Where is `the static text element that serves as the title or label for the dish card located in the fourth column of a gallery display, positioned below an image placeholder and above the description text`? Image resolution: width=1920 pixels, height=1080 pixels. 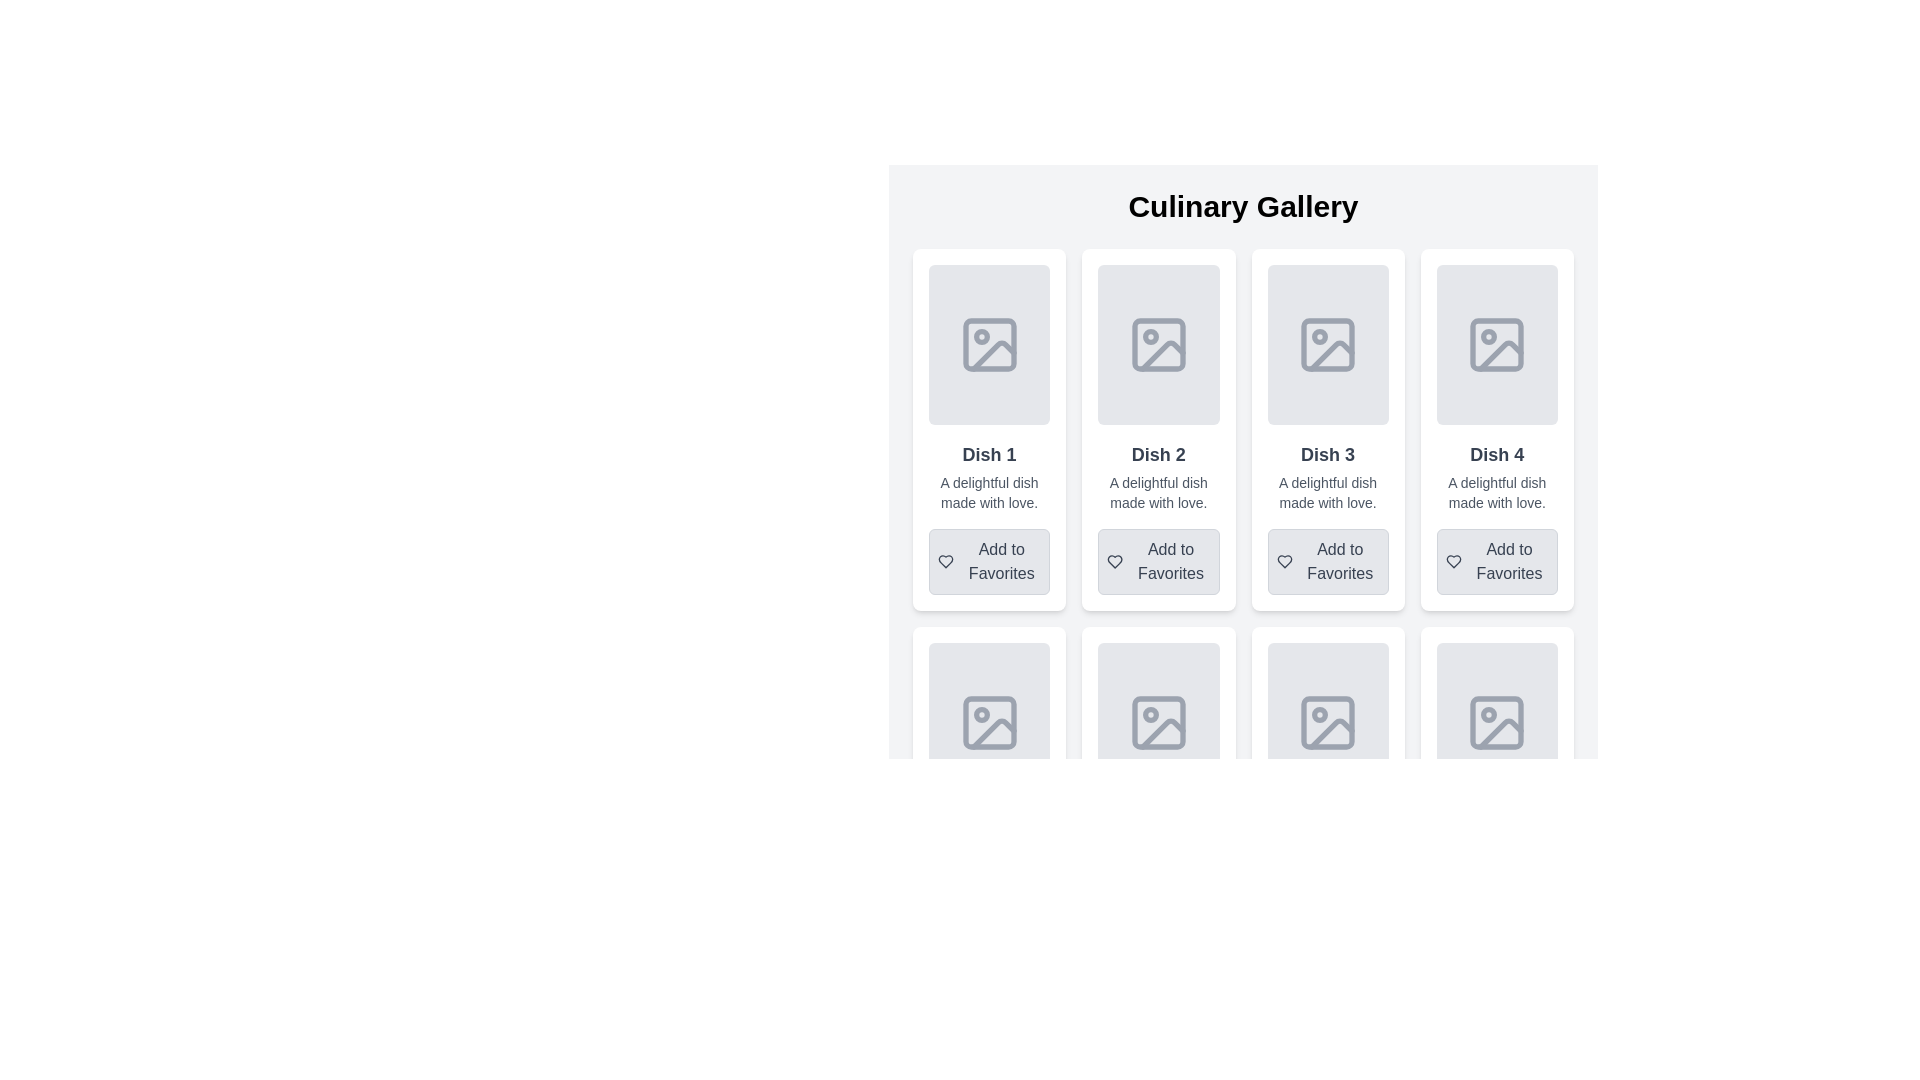
the static text element that serves as the title or label for the dish card located in the fourth column of a gallery display, positioned below an image placeholder and above the description text is located at coordinates (1497, 455).